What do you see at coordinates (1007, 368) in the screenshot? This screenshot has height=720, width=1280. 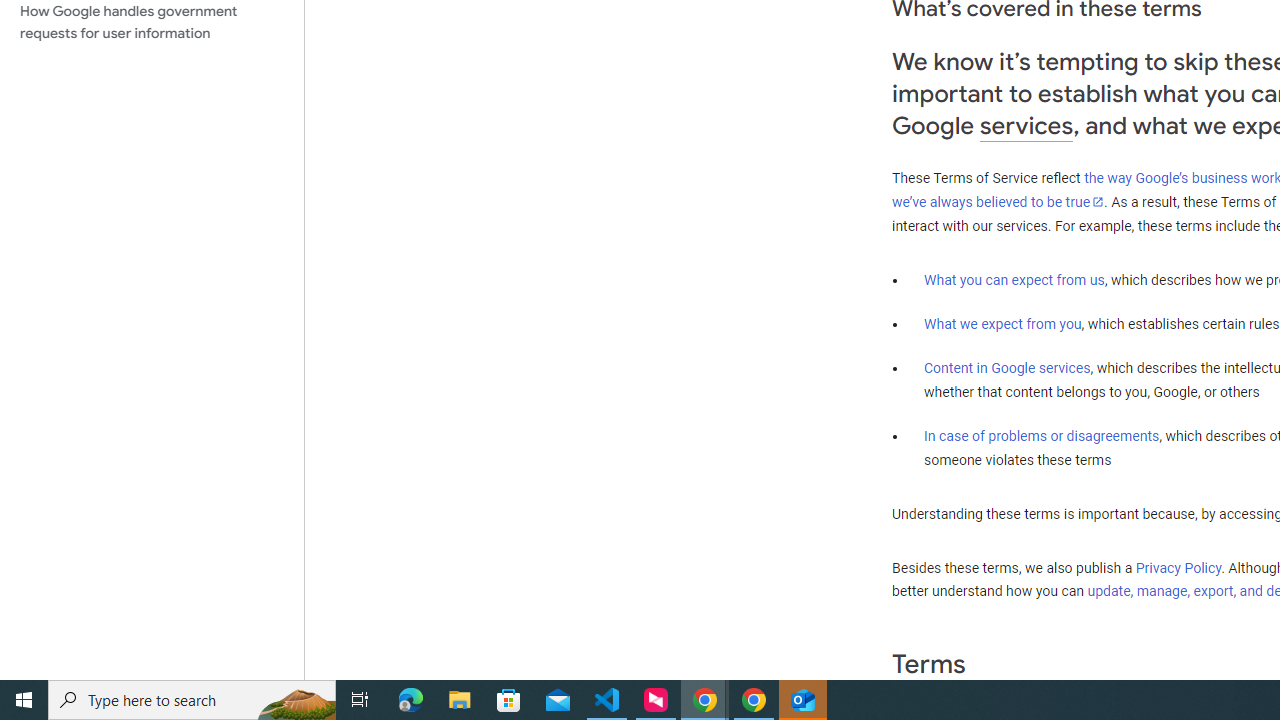 I see `'Content in Google services'` at bounding box center [1007, 368].